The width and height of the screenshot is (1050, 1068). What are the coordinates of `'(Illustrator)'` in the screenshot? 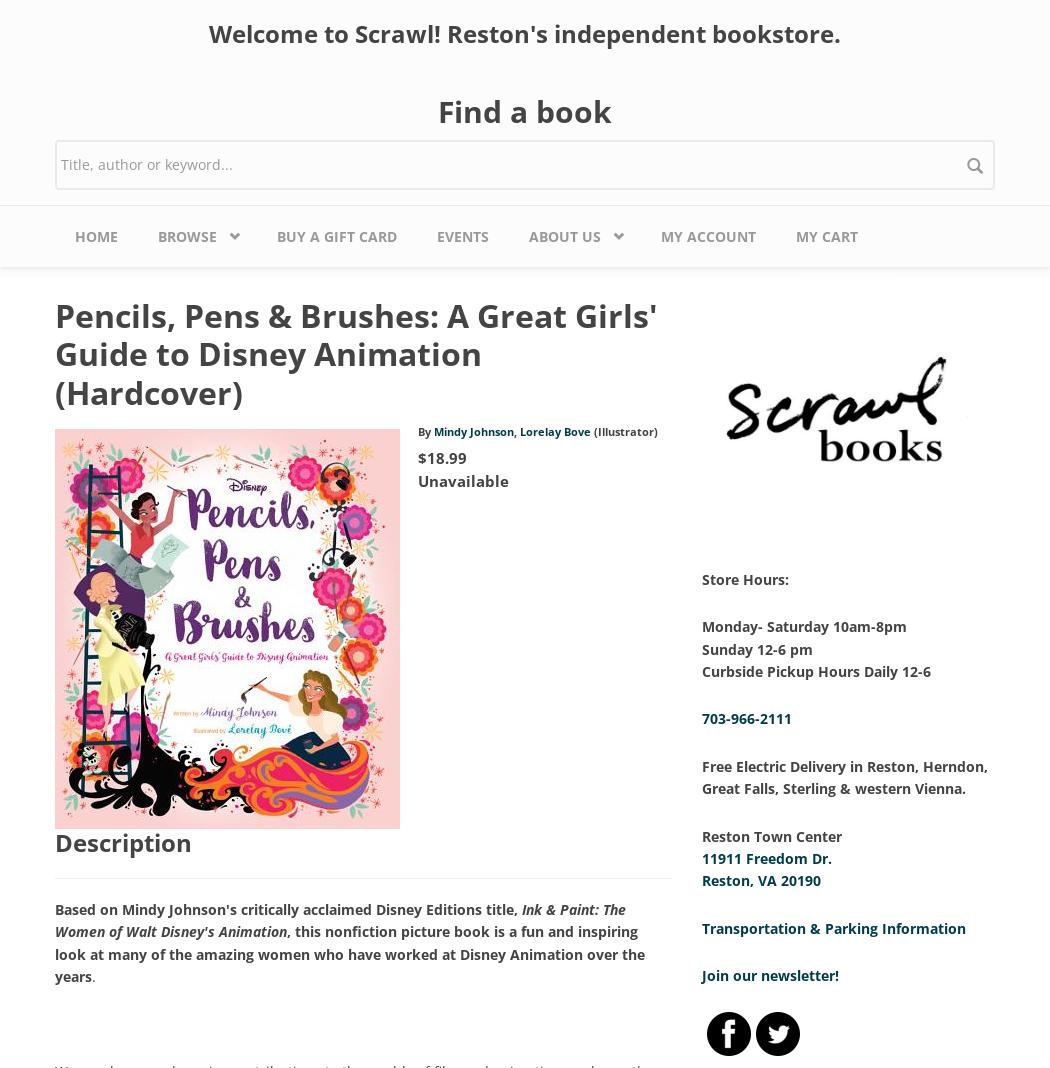 It's located at (590, 430).